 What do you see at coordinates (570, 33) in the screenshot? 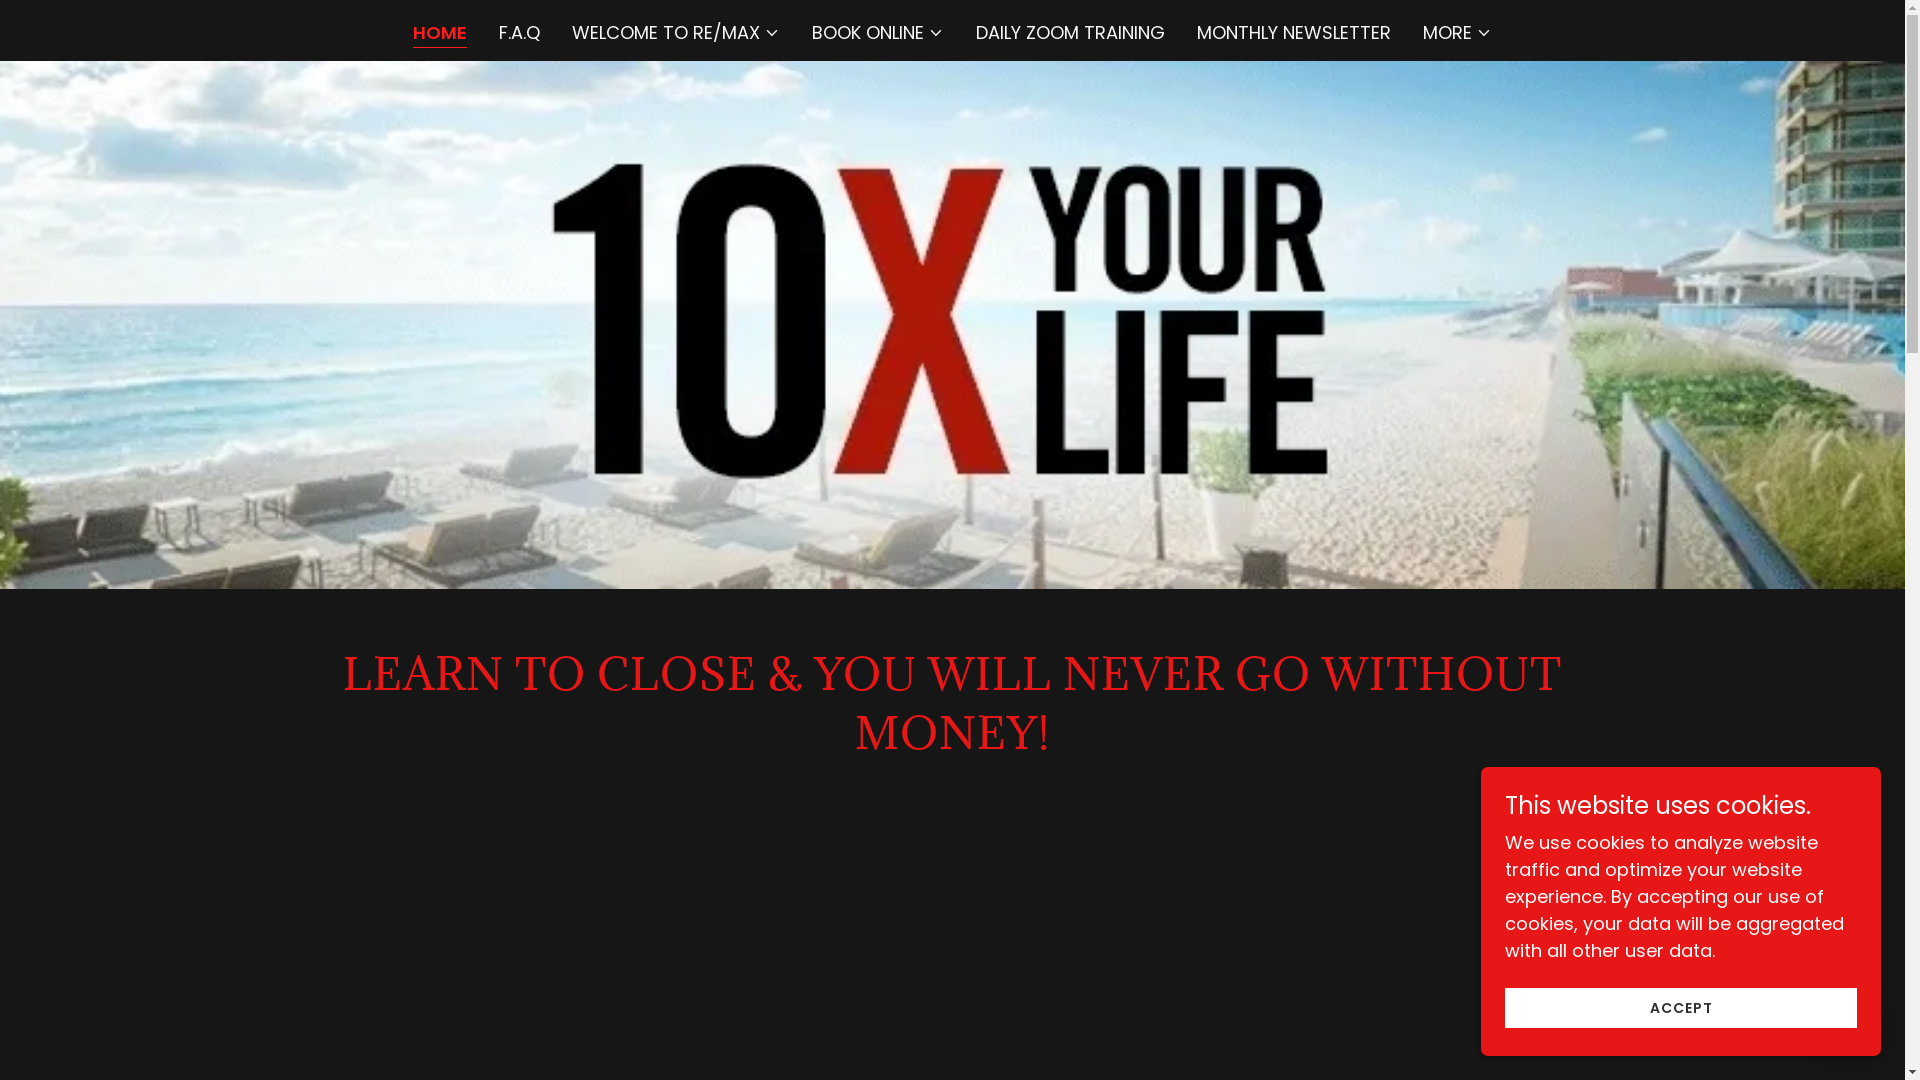
I see `'WELCOME TO RE/MAX'` at bounding box center [570, 33].